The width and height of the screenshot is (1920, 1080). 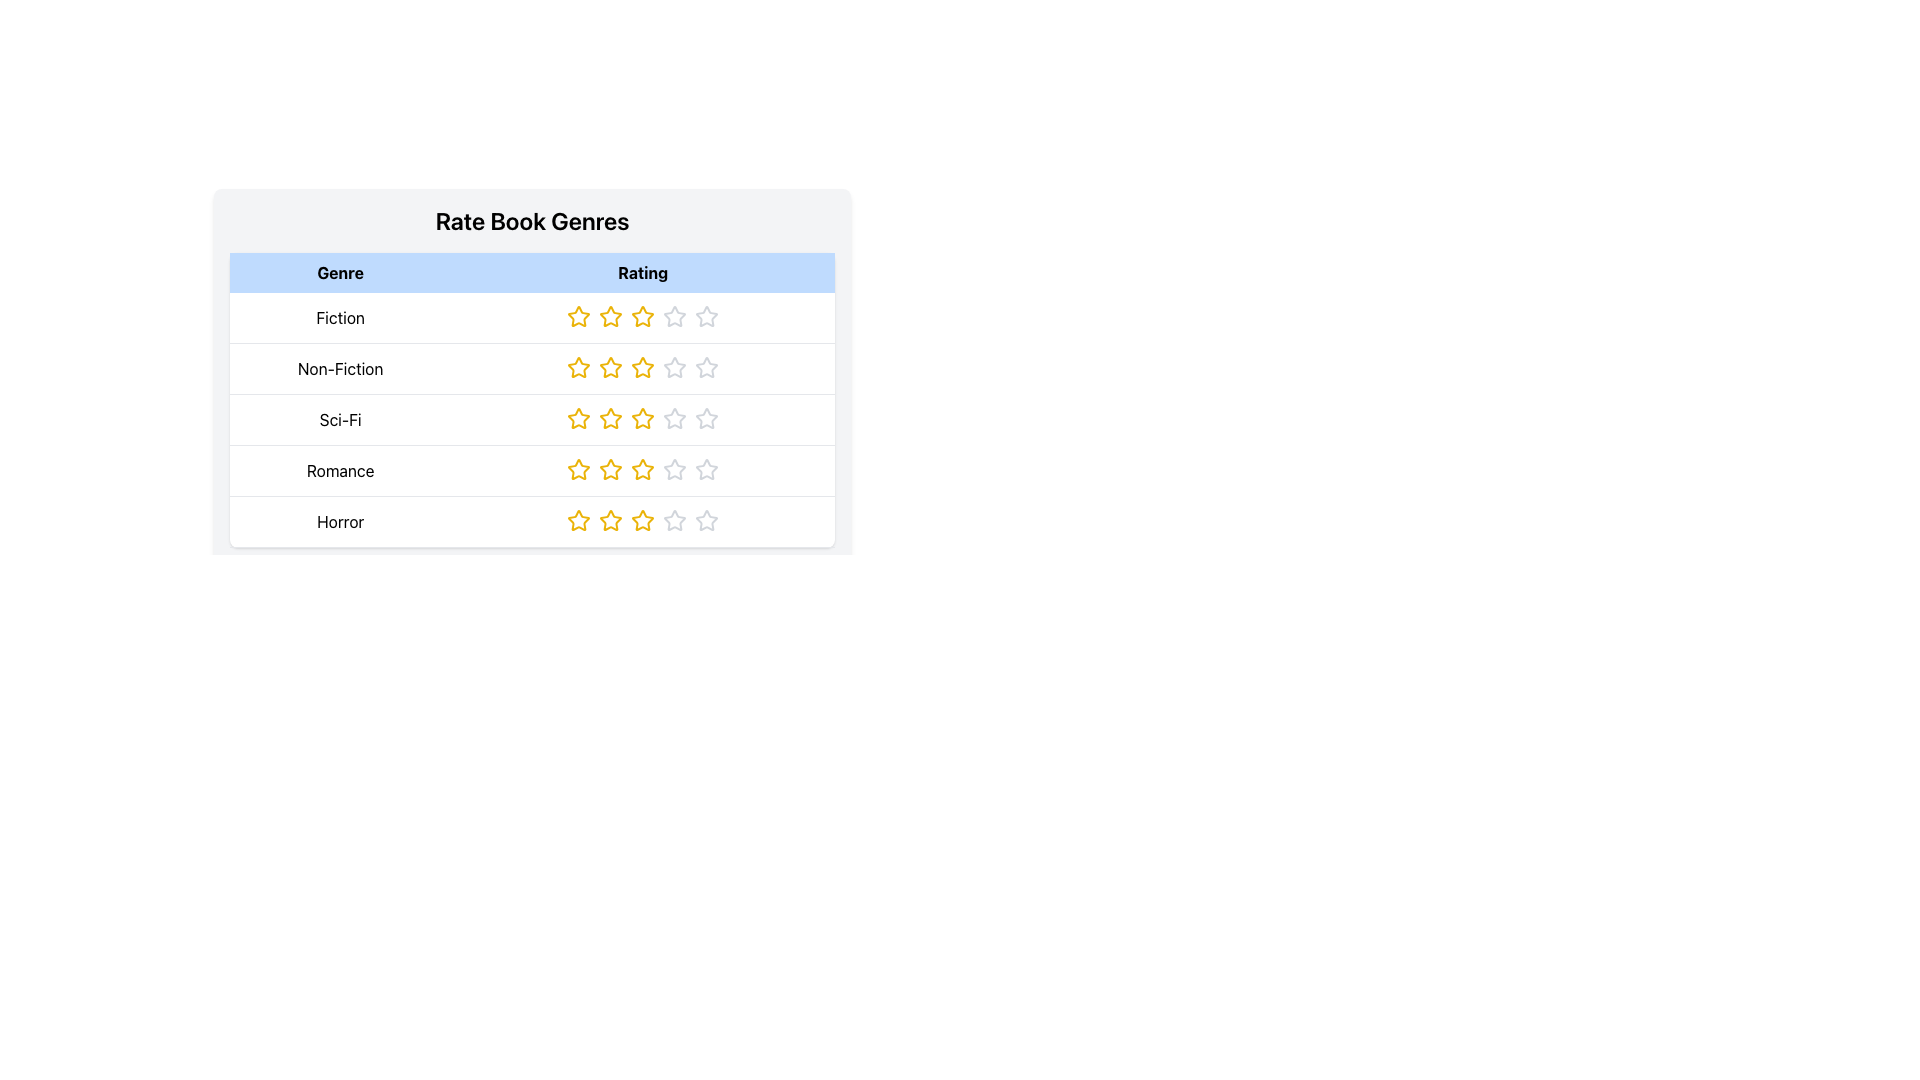 What do you see at coordinates (707, 315) in the screenshot?
I see `the fourth star in the Rating Star Indicator under the 'Fiction' label to assign or modify the rating` at bounding box center [707, 315].